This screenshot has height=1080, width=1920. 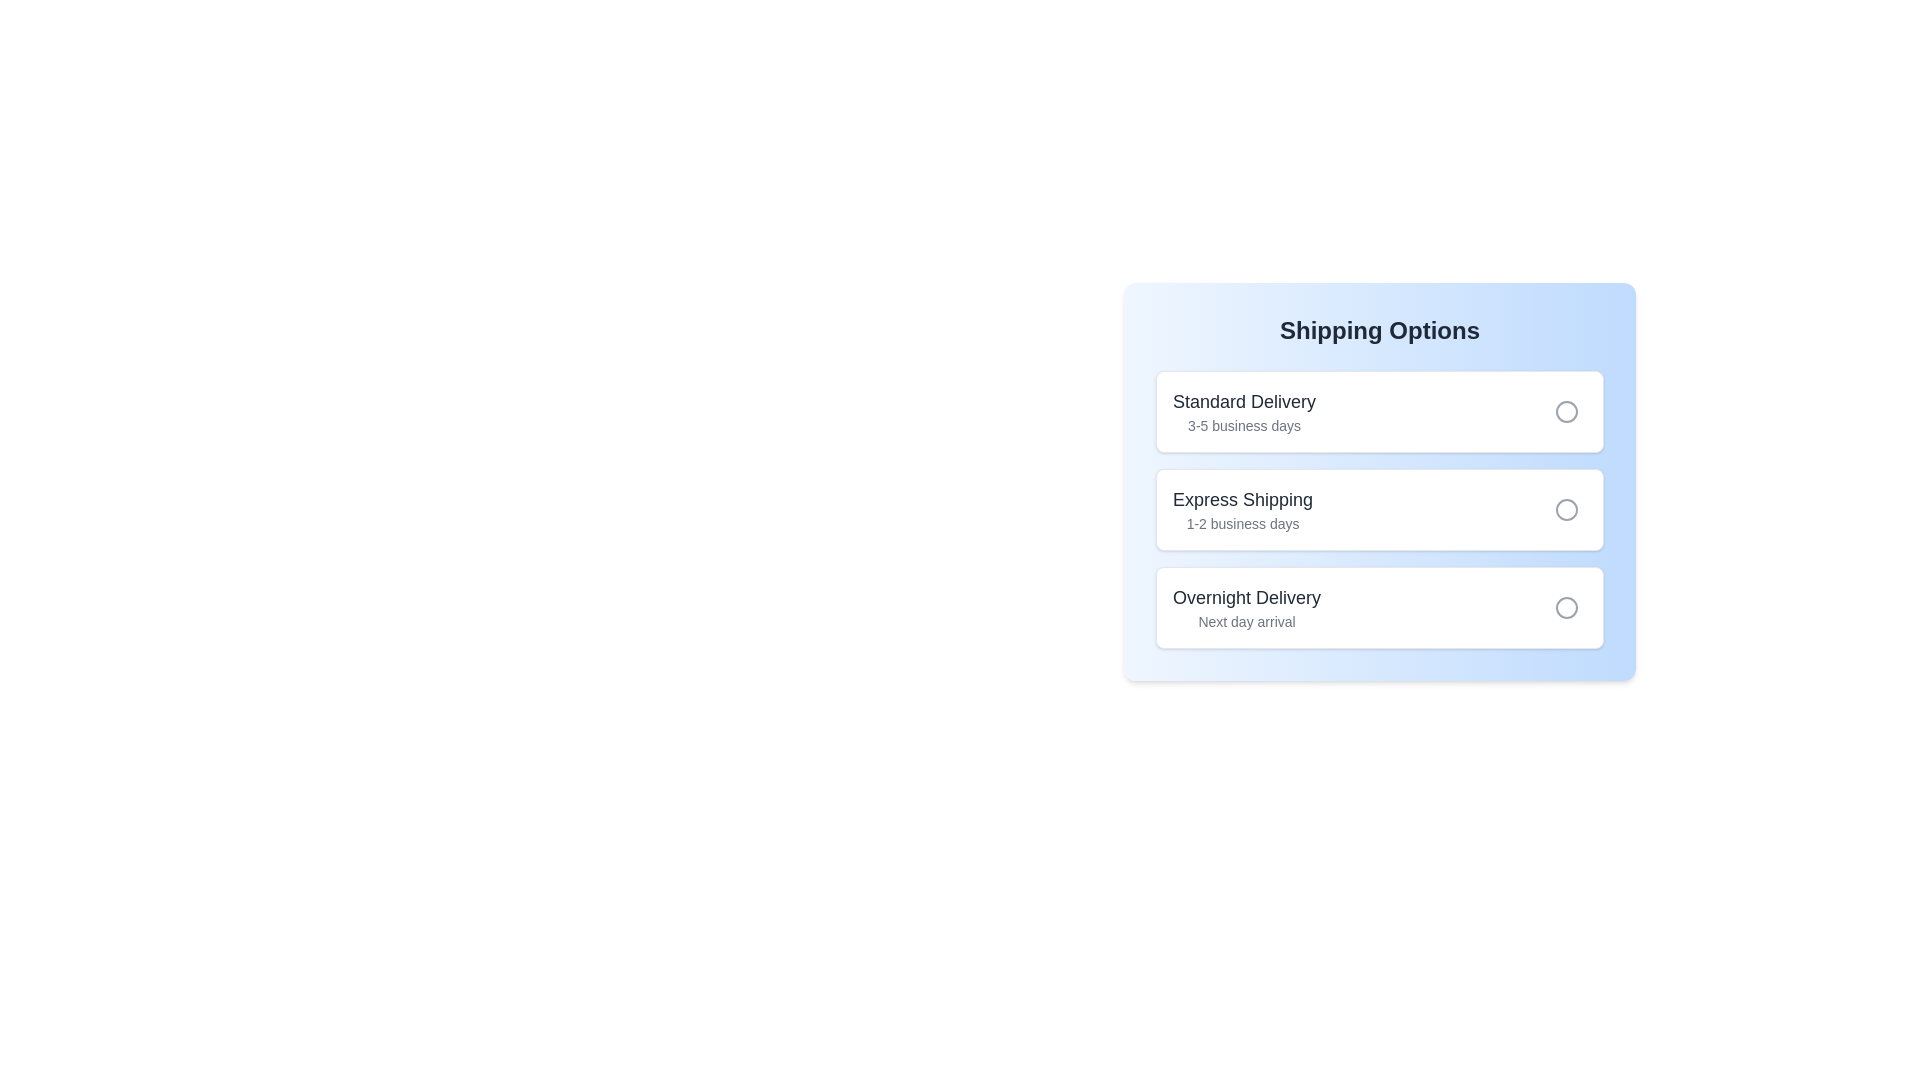 I want to click on the radio button for the 'Express Shipping' option, so click(x=1565, y=508).